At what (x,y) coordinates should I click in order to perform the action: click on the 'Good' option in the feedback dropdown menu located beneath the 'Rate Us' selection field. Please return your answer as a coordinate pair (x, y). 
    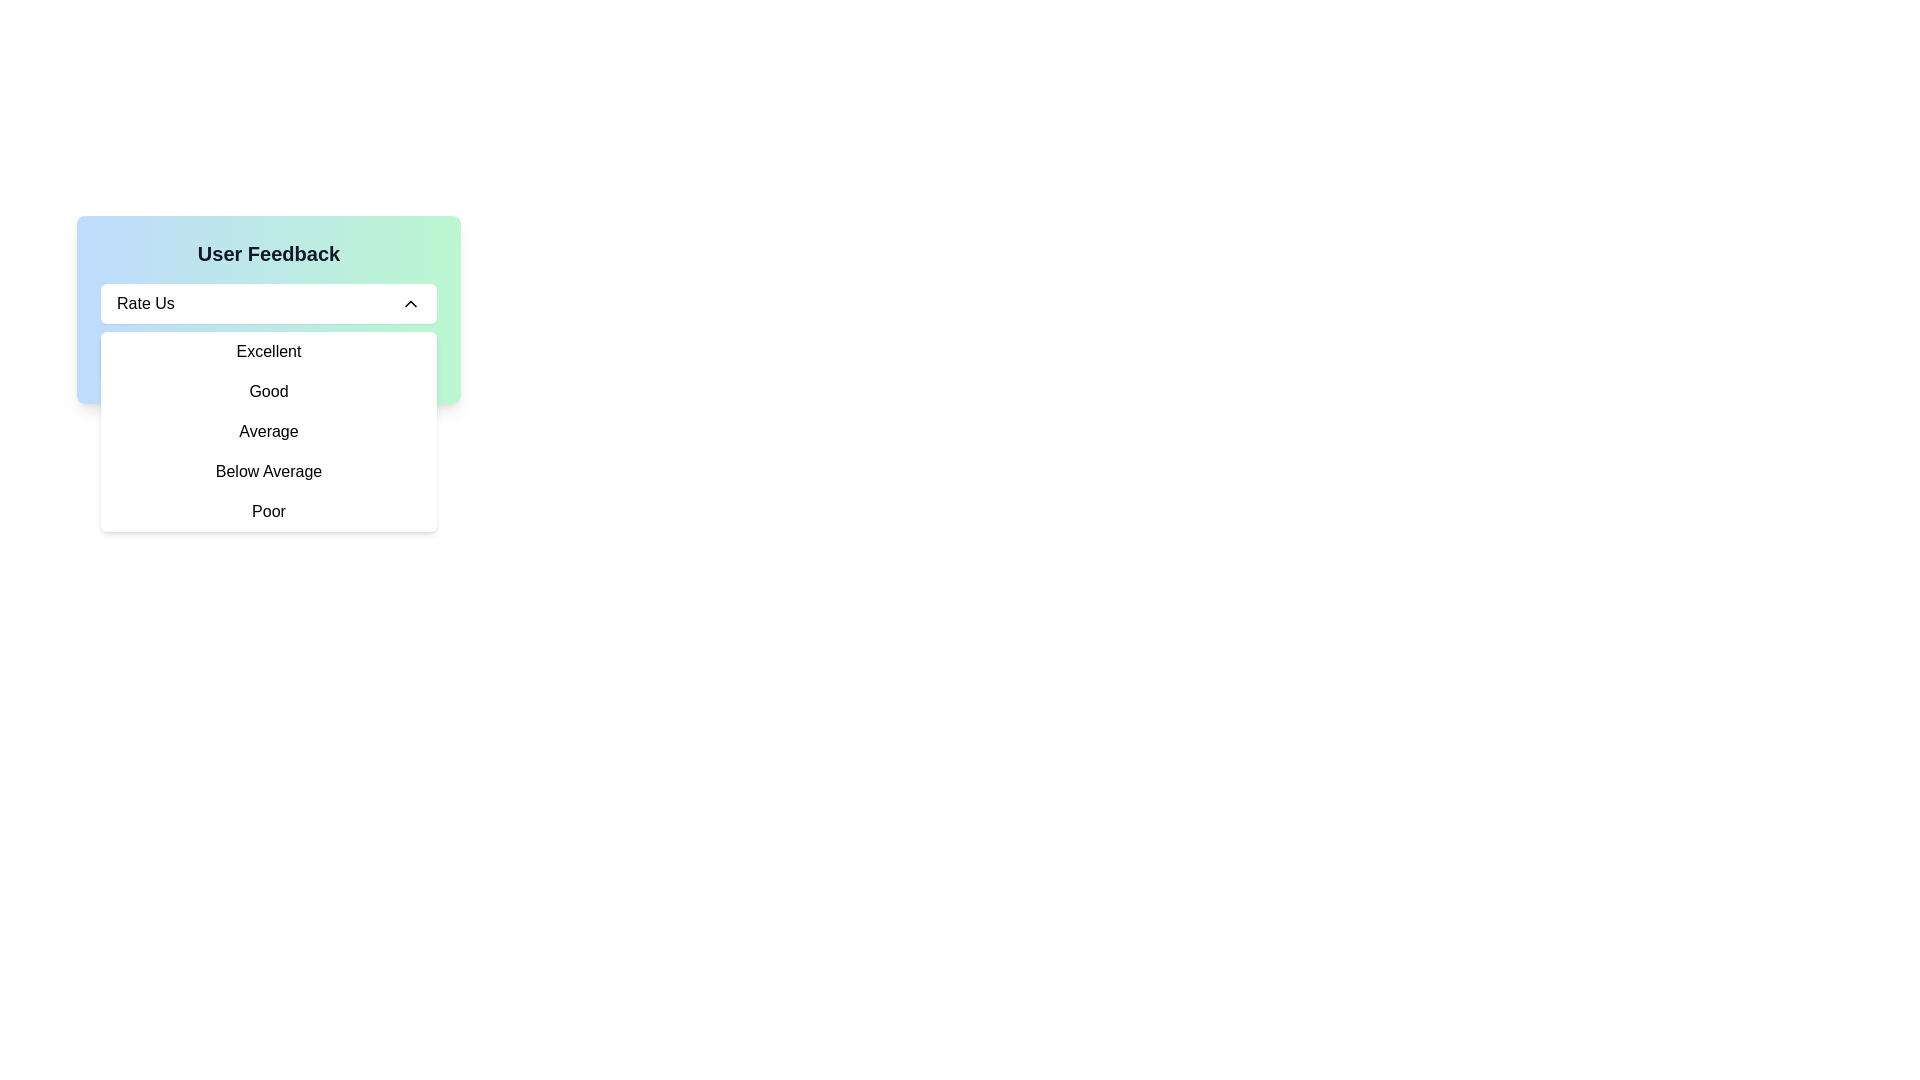
    Looking at the image, I should click on (267, 392).